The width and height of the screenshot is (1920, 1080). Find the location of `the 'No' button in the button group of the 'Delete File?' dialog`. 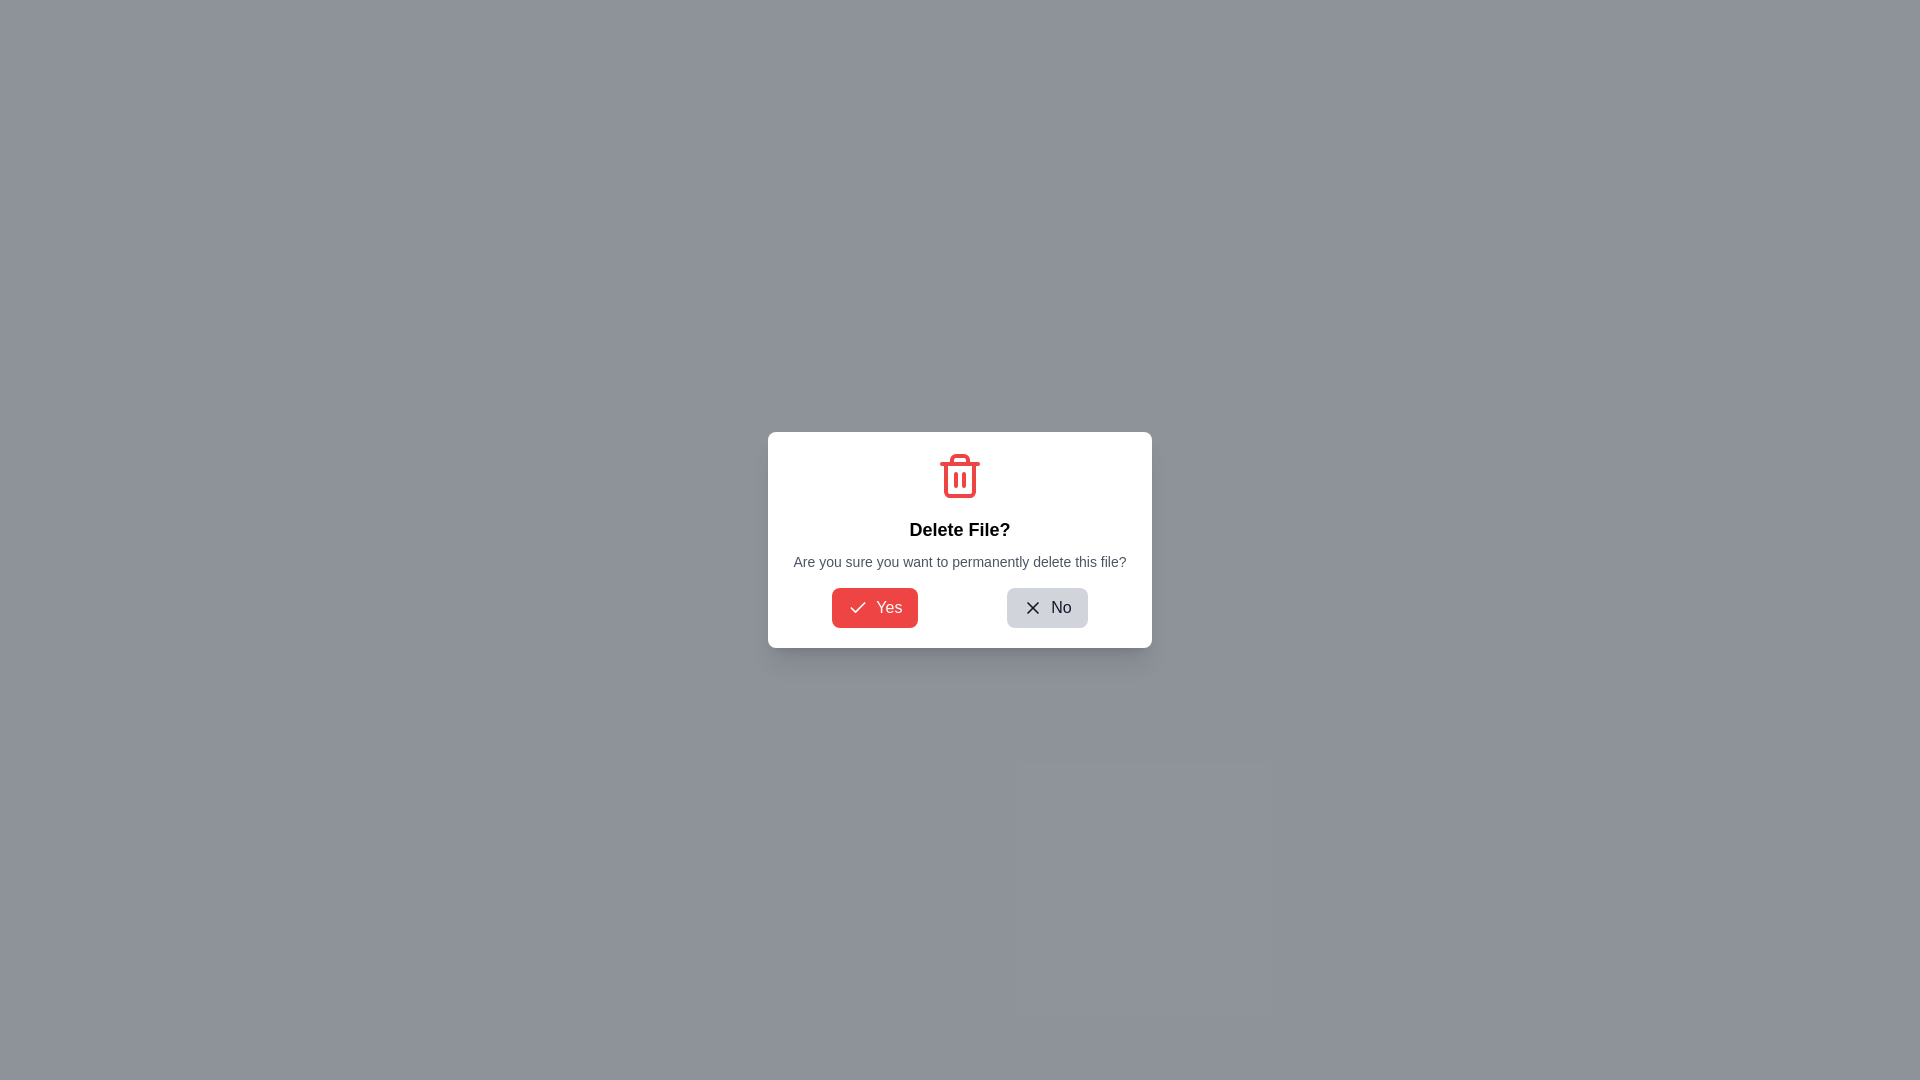

the 'No' button in the button group of the 'Delete File?' dialog is located at coordinates (960, 607).